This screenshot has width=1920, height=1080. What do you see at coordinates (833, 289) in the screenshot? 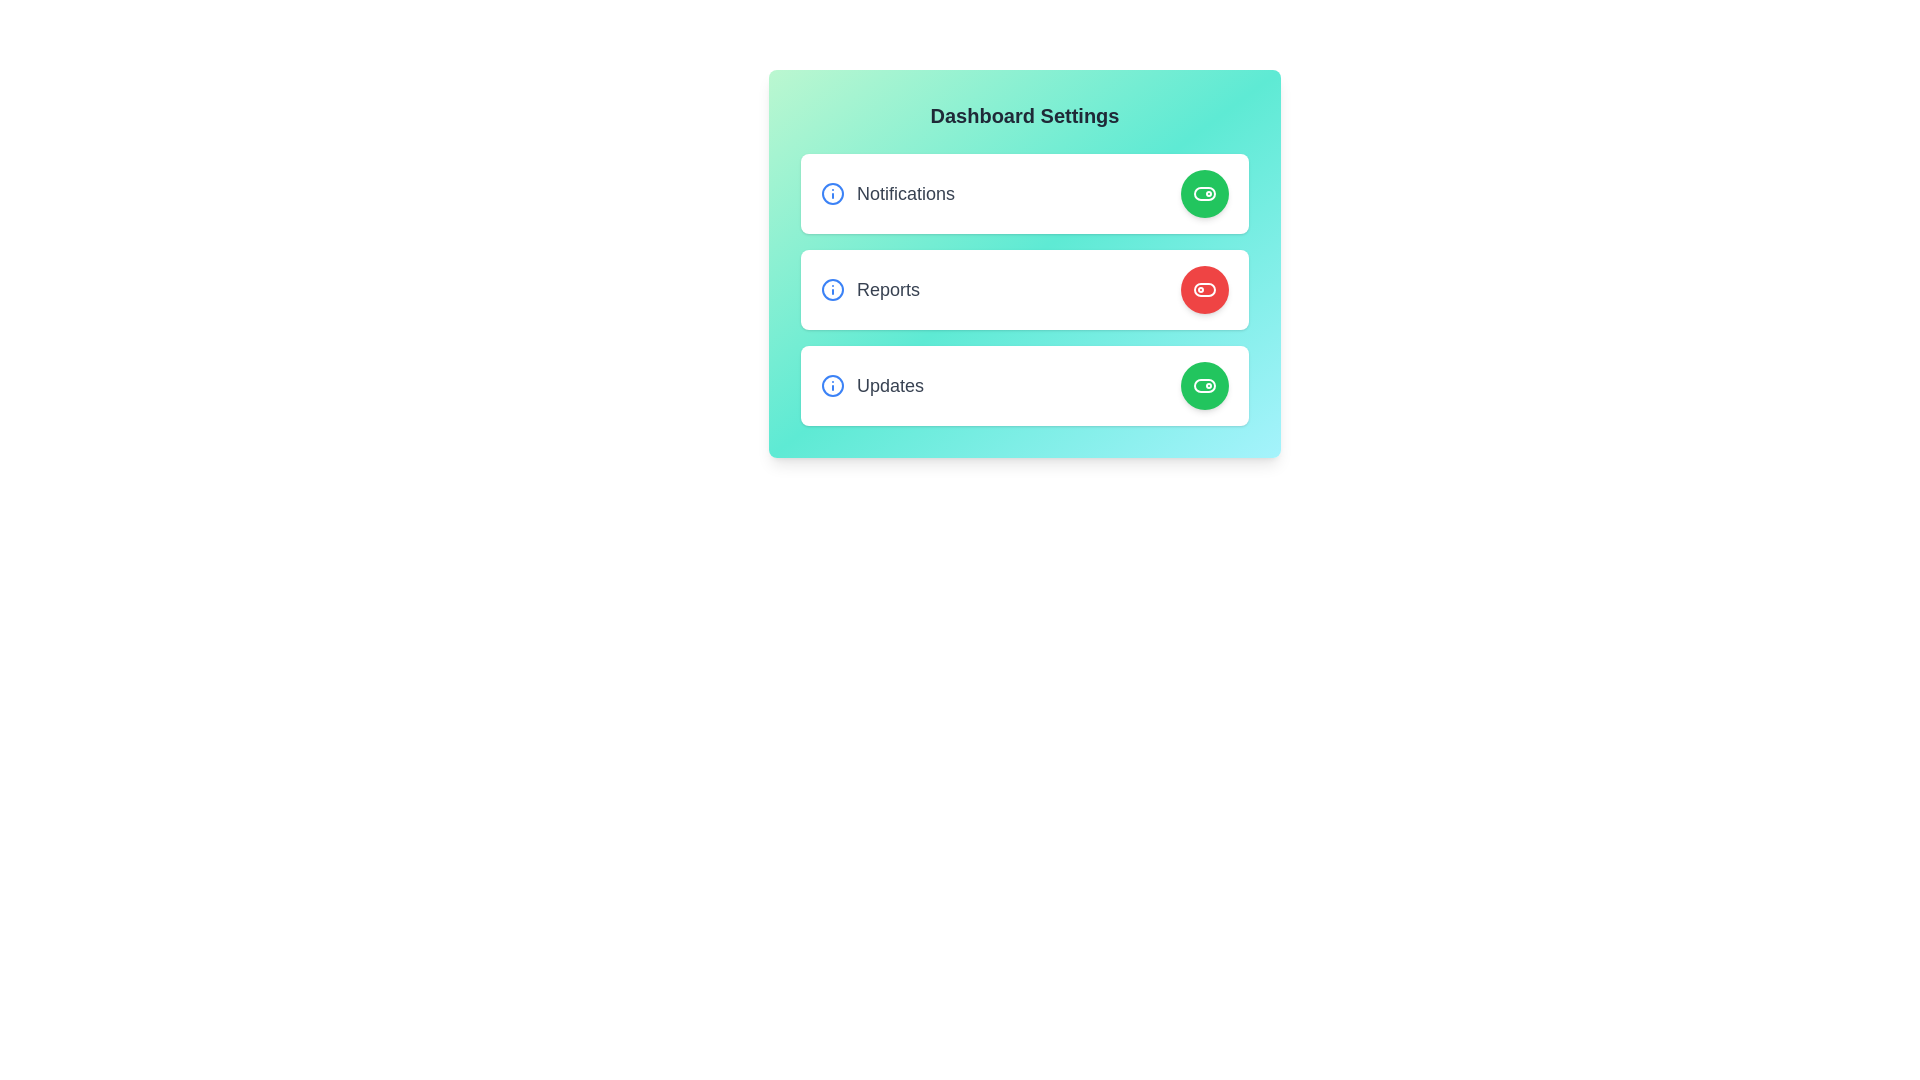
I see `information icon for the Reports setting` at bounding box center [833, 289].